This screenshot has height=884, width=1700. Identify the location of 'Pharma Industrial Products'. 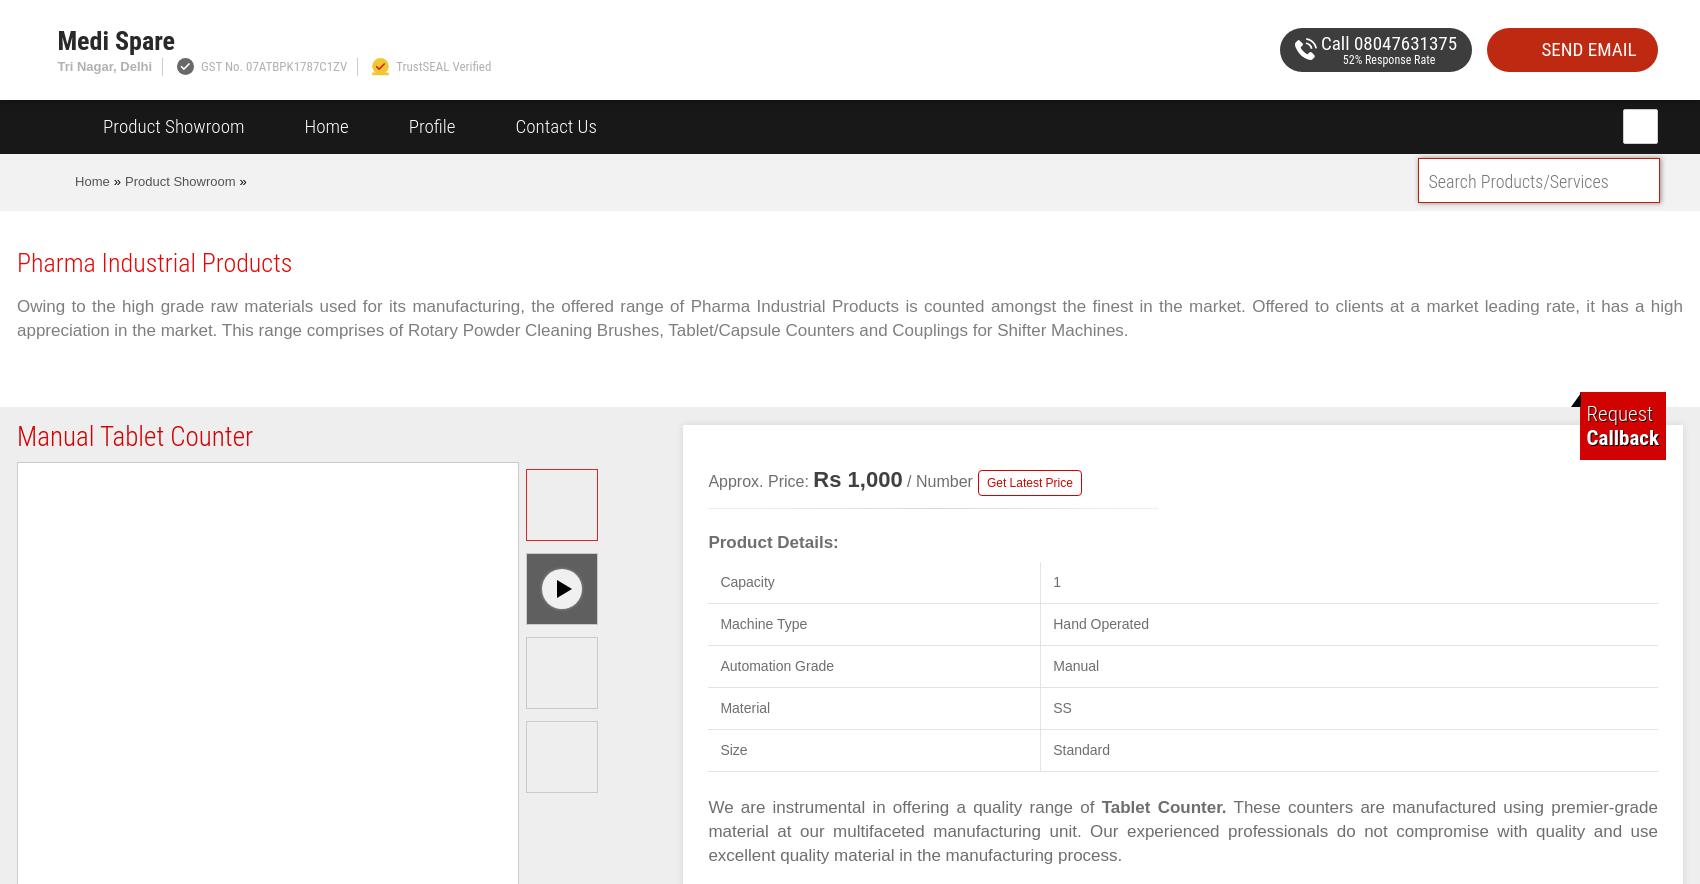
(153, 261).